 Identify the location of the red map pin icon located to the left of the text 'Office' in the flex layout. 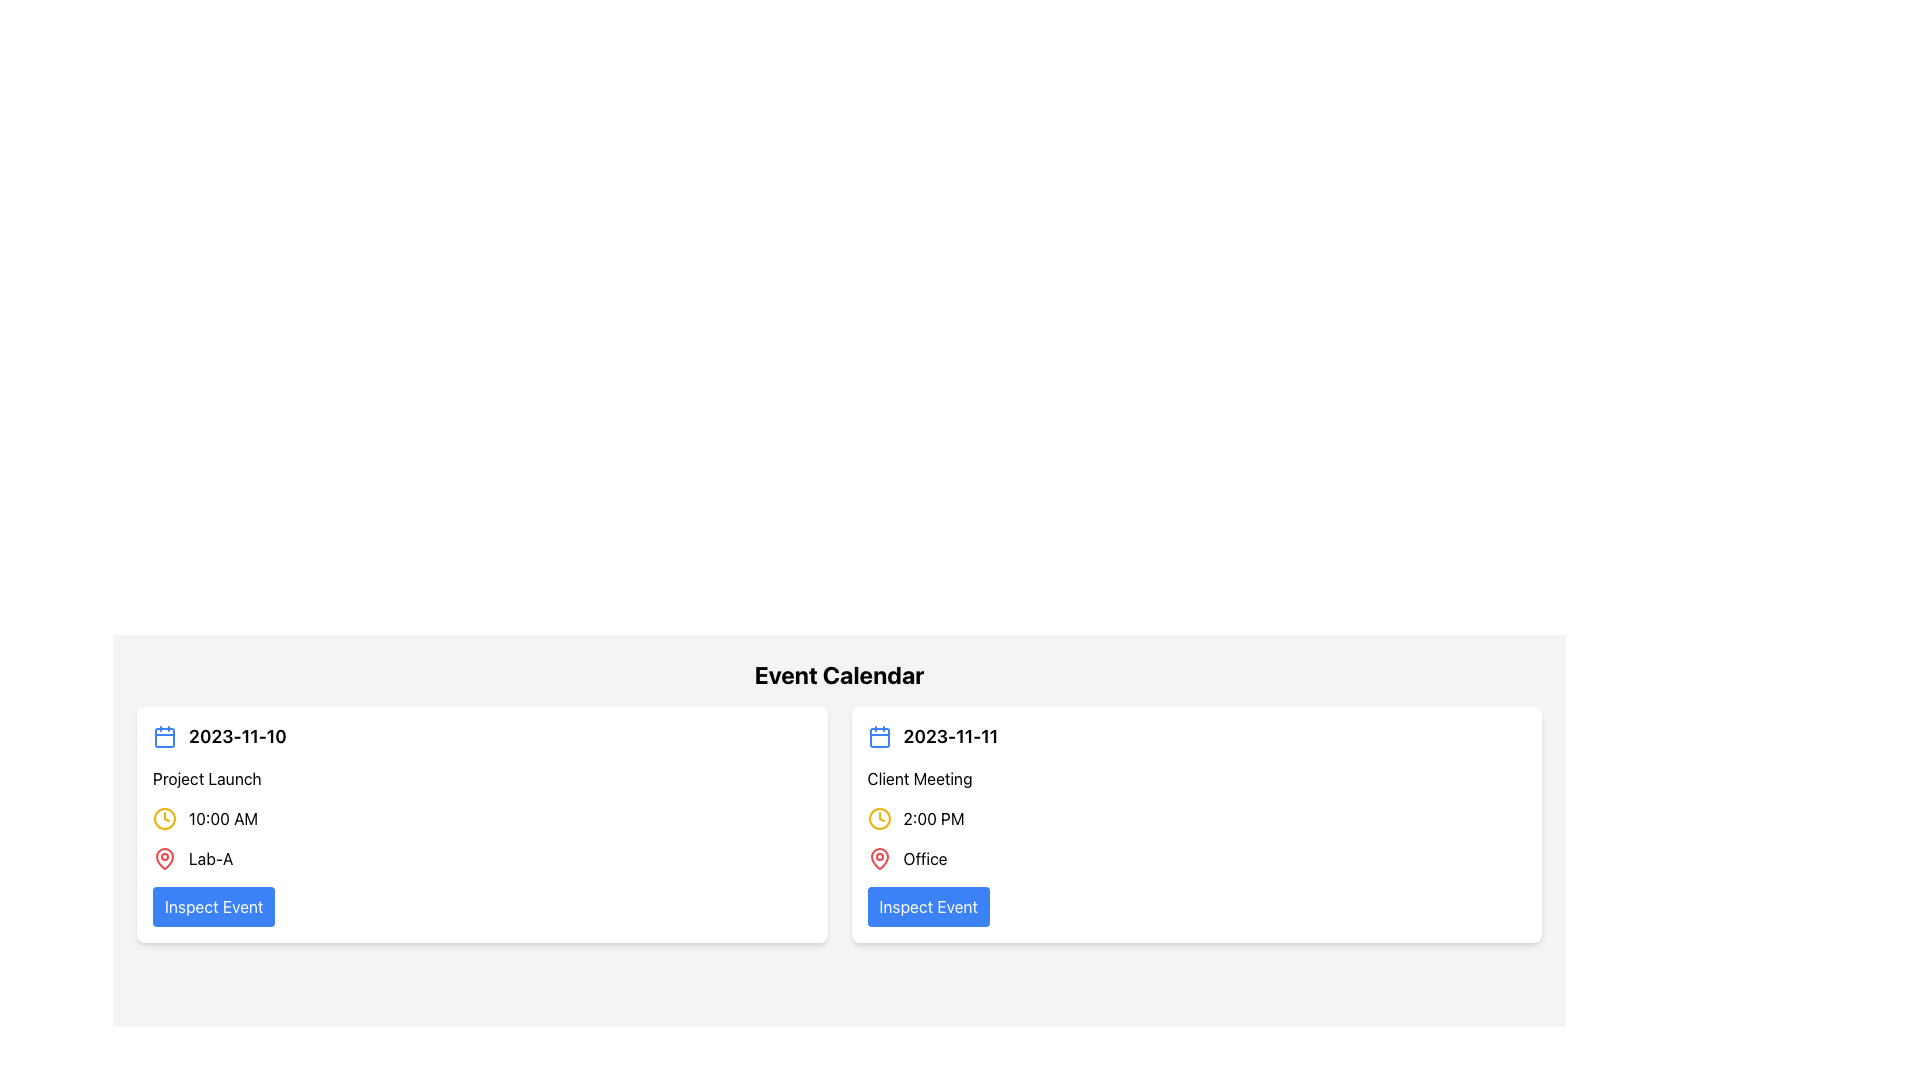
(879, 858).